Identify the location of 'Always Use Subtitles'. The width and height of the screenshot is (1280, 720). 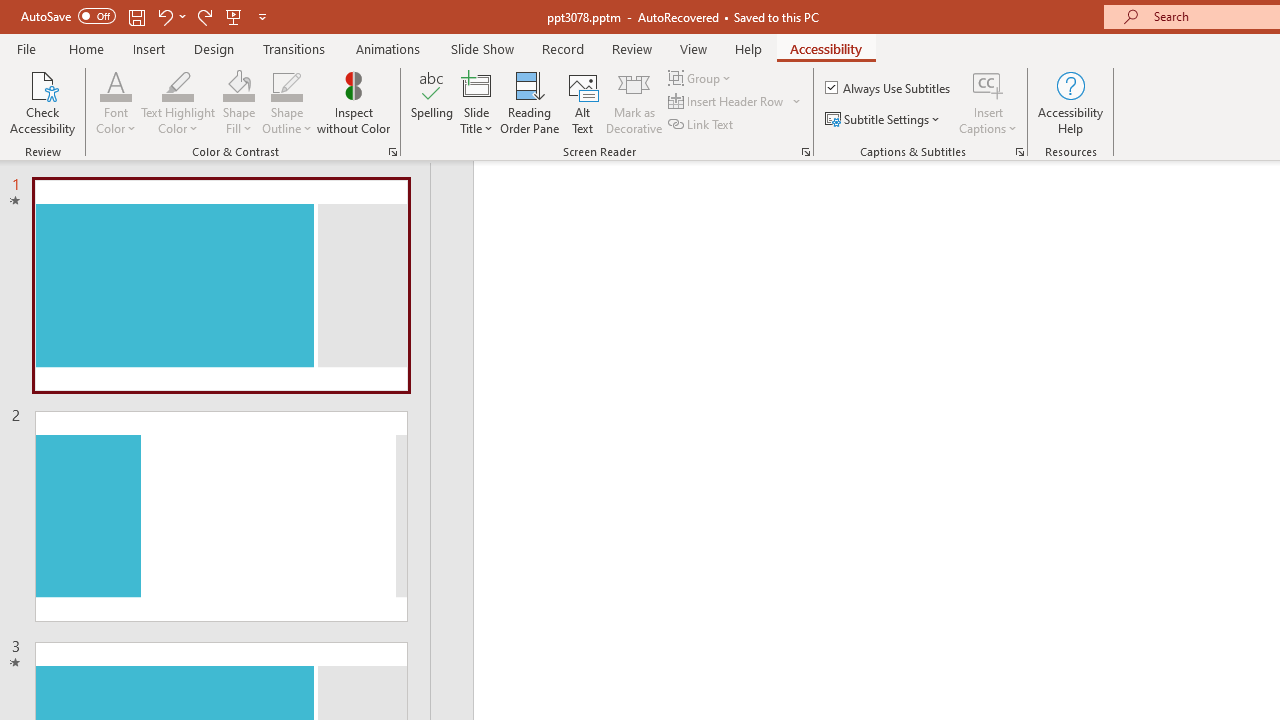
(888, 86).